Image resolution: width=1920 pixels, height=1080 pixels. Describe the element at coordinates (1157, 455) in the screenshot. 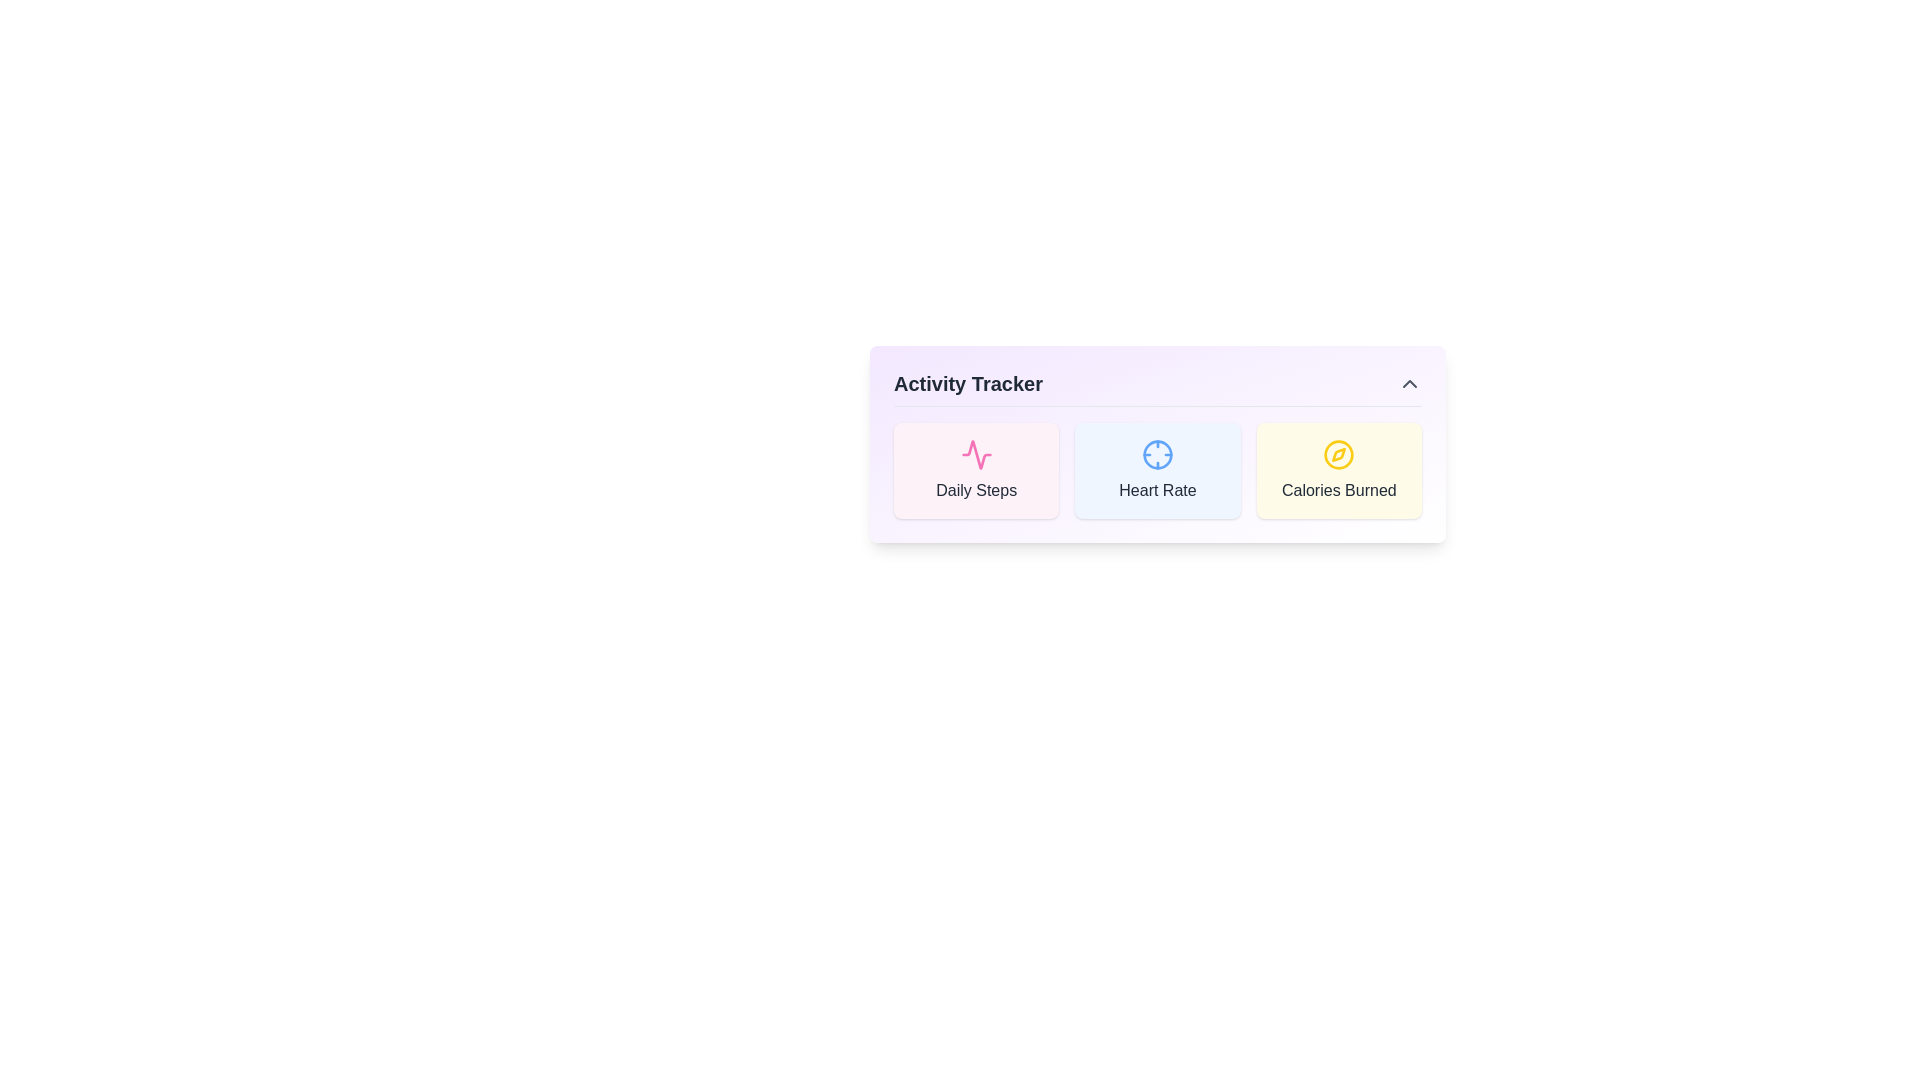

I see `the blue crosshair icon within the 'Heart Rate' section of the 'Activity Tracker' interface, positioned centrally with a light blue background` at that location.